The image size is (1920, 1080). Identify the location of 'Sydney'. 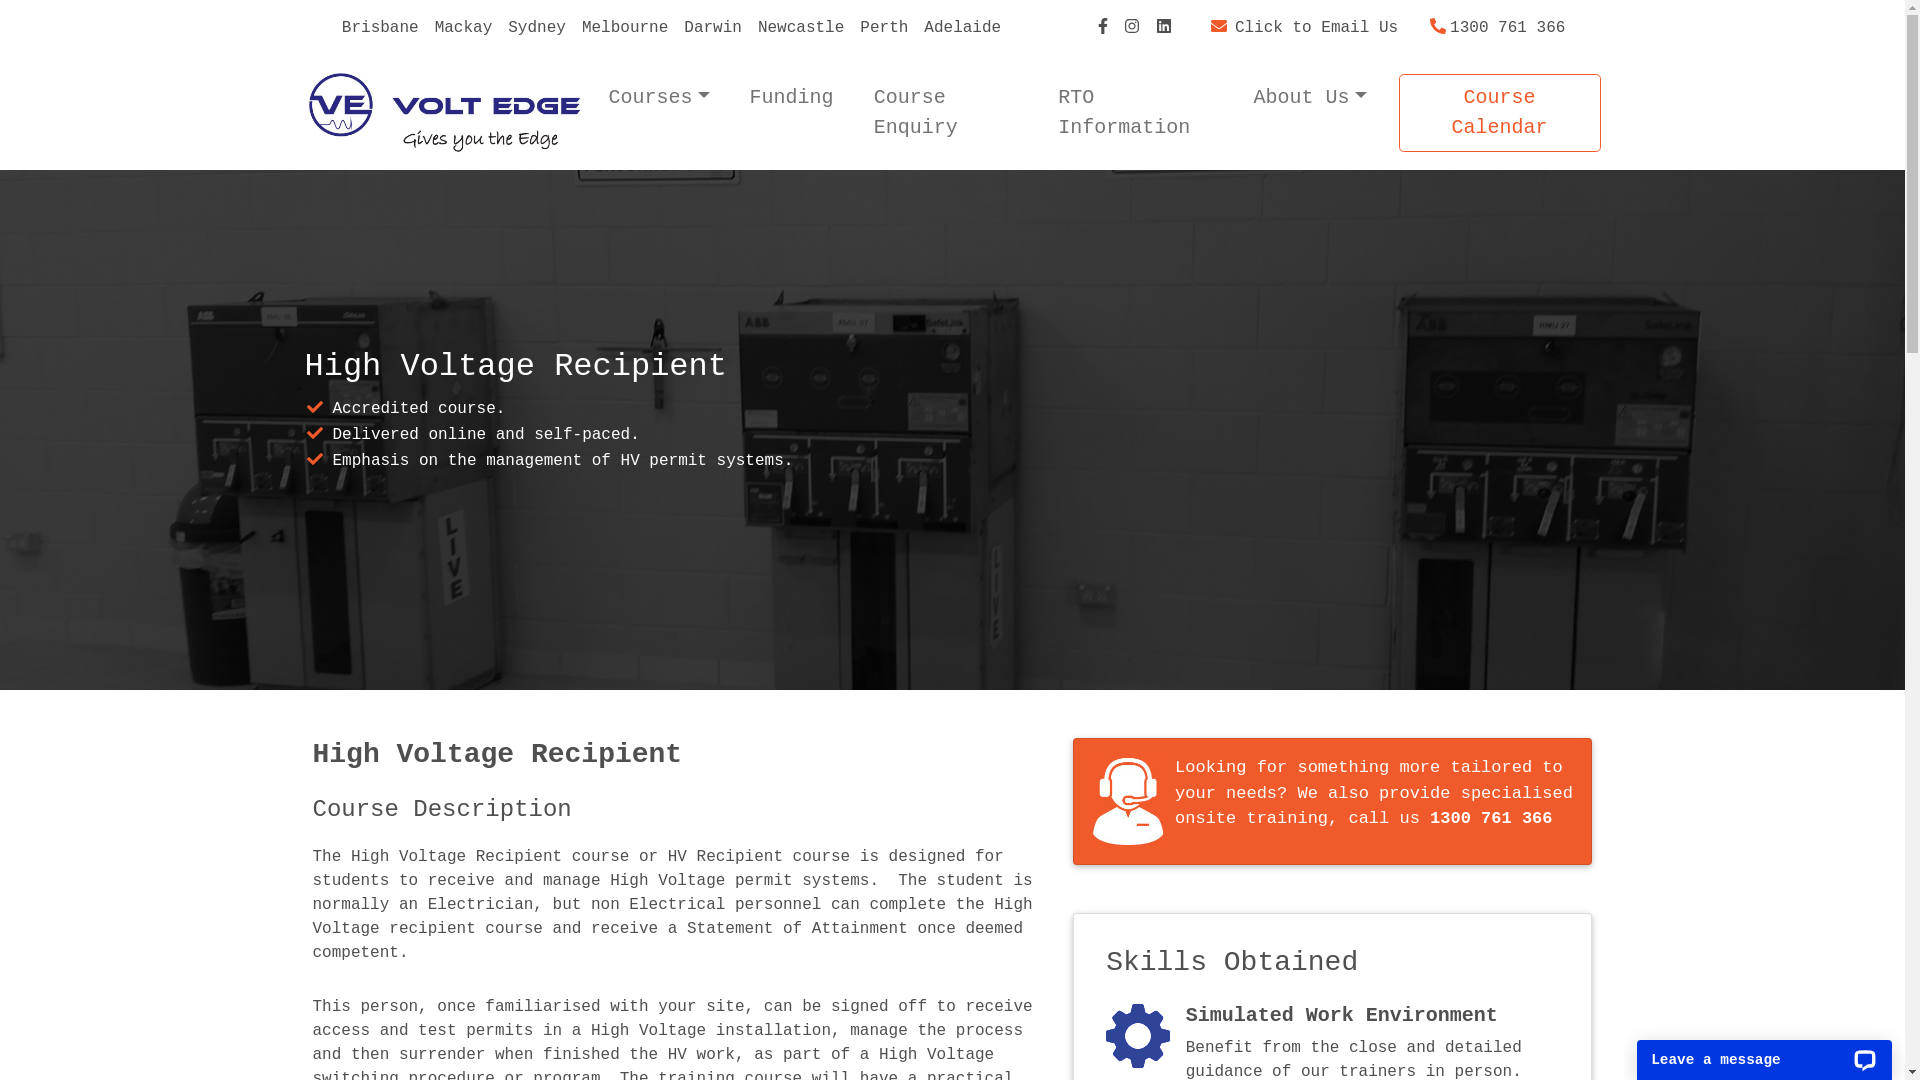
(499, 27).